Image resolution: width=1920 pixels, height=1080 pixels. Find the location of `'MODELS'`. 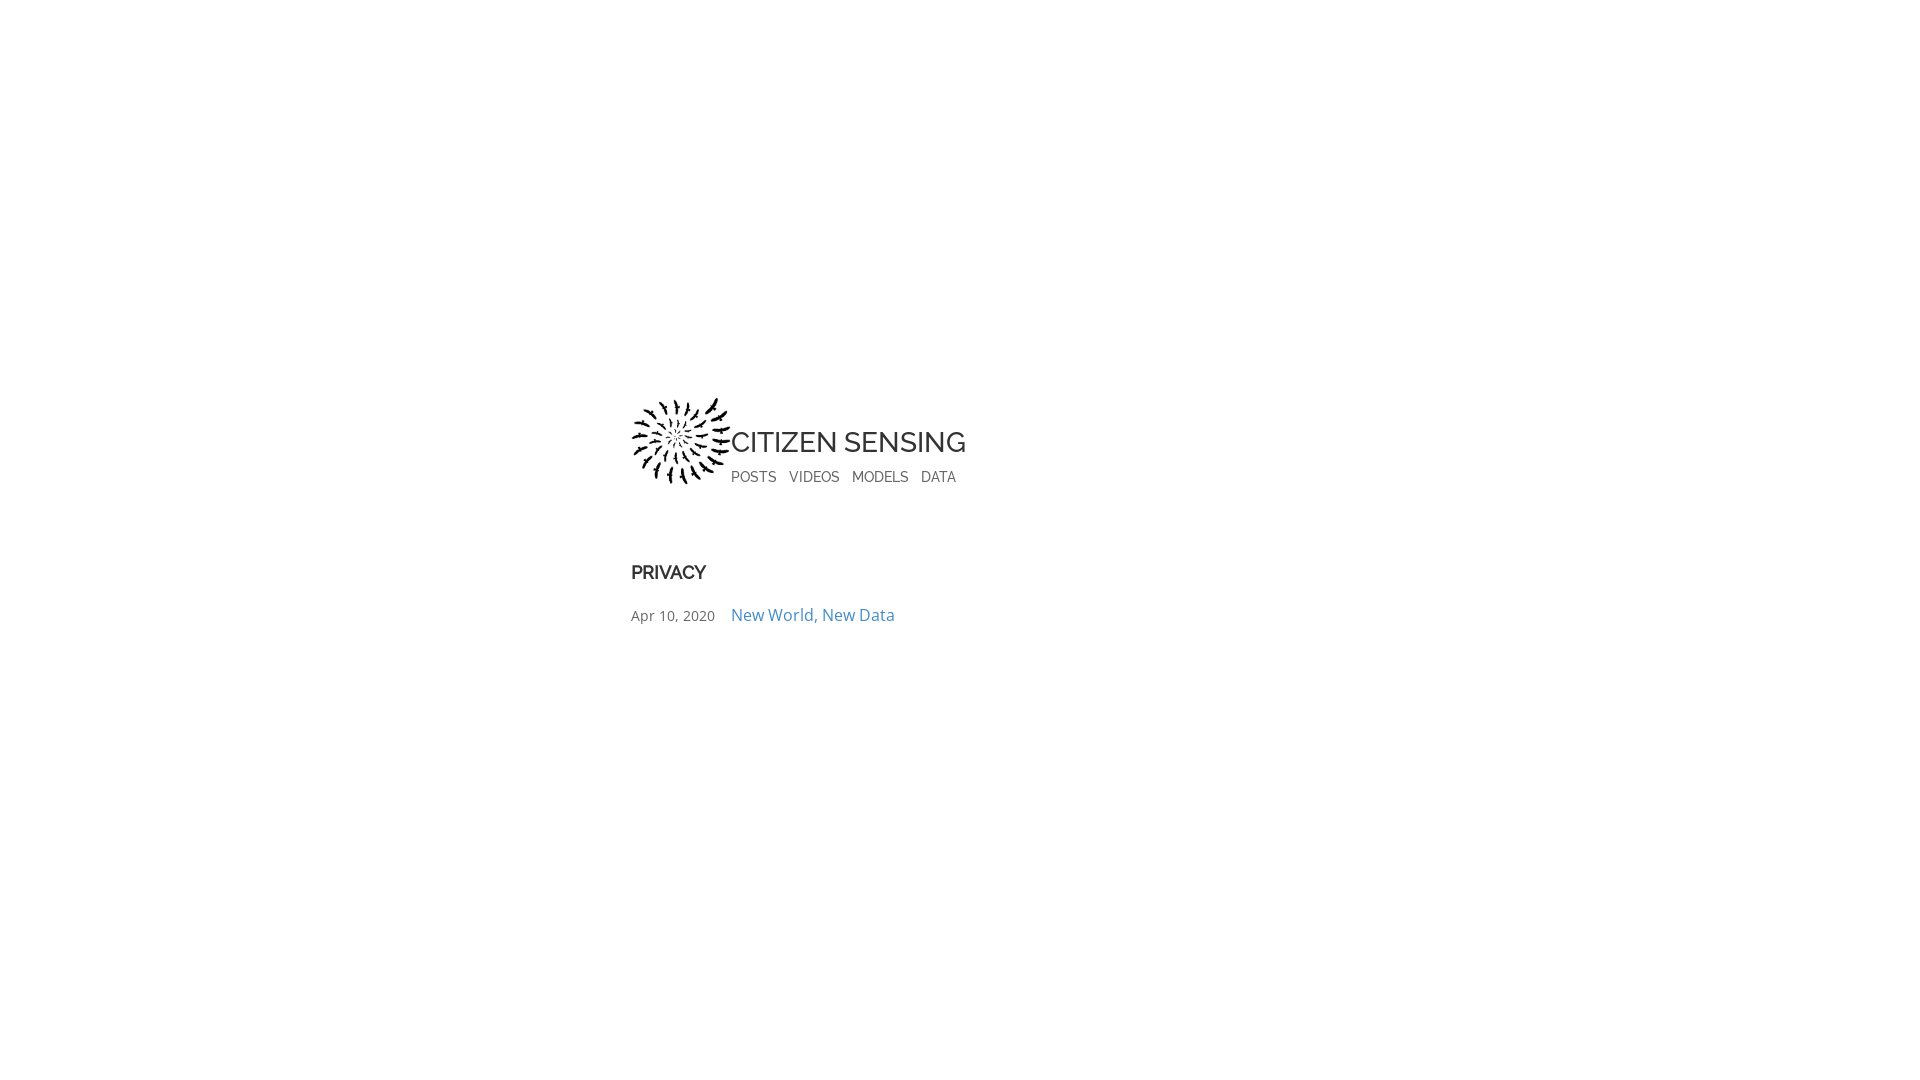

'MODELS' is located at coordinates (880, 477).